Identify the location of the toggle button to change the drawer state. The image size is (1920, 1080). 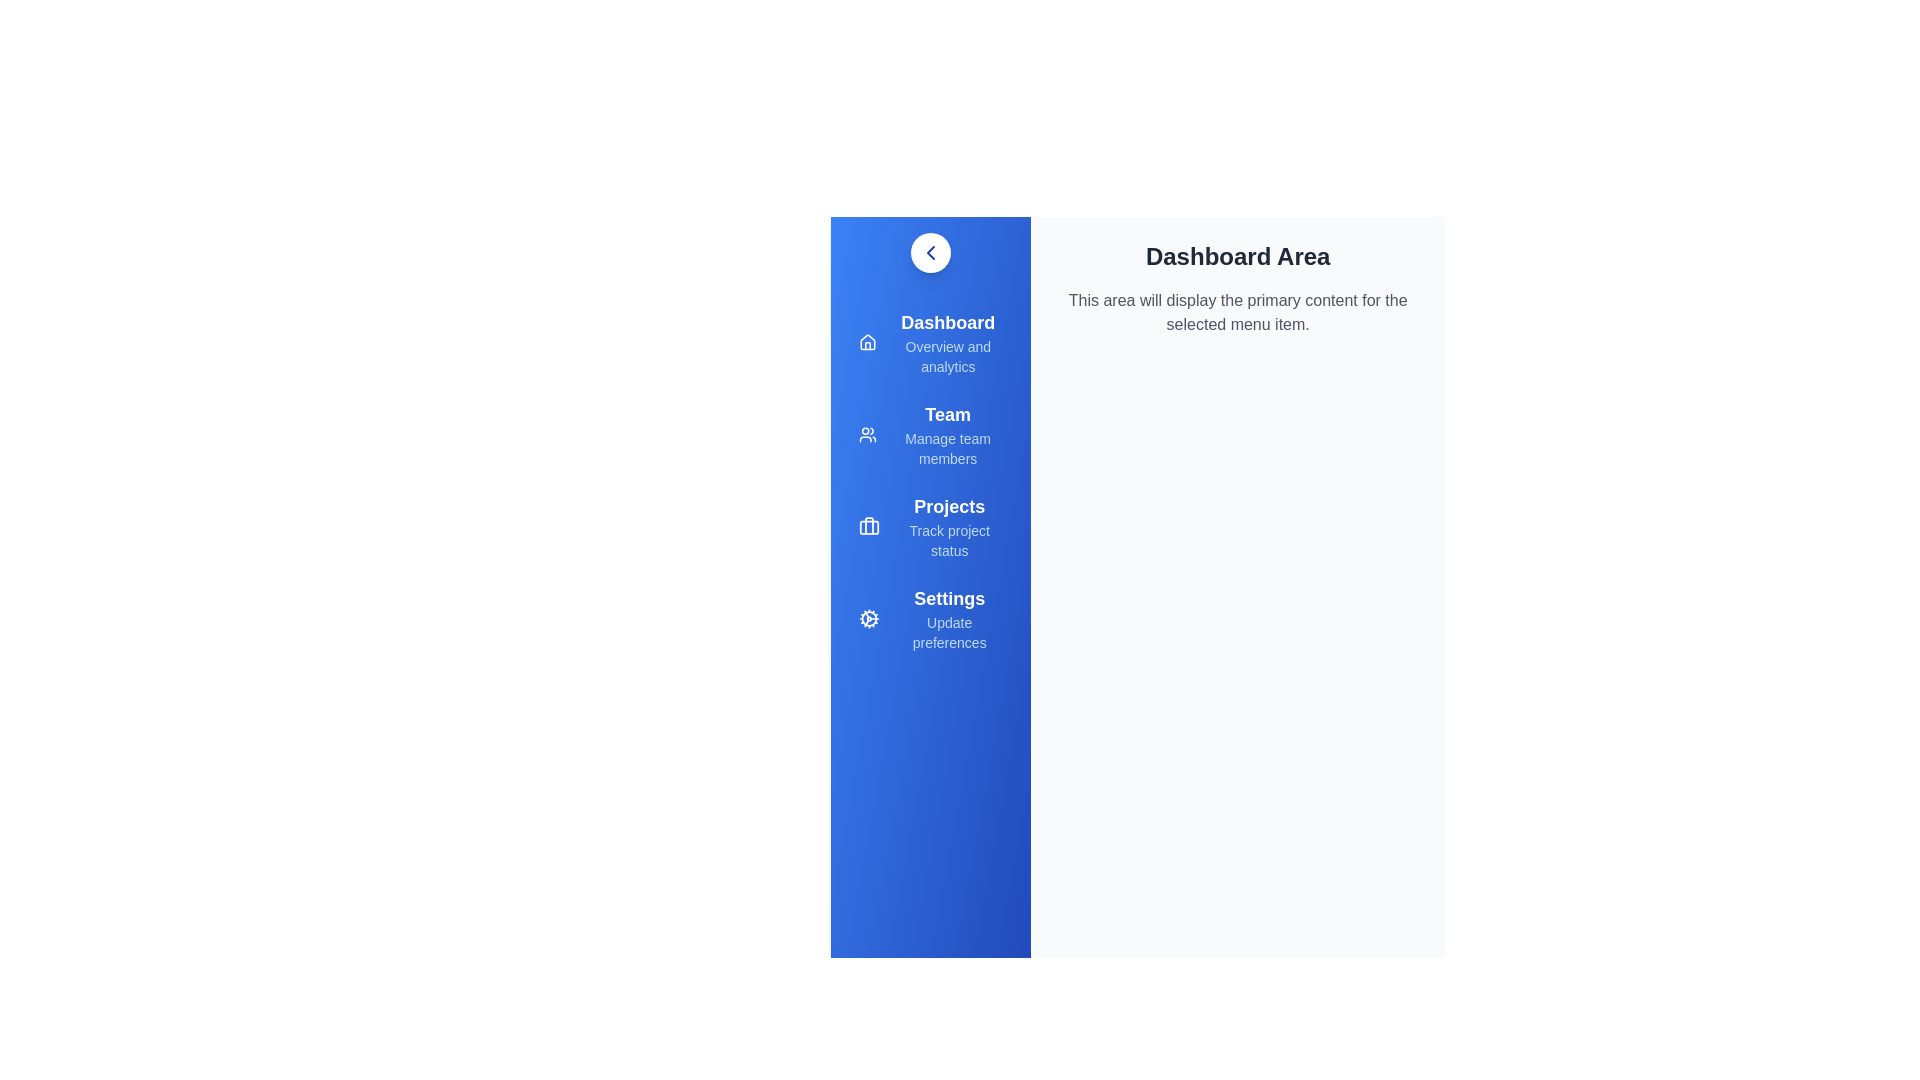
(930, 252).